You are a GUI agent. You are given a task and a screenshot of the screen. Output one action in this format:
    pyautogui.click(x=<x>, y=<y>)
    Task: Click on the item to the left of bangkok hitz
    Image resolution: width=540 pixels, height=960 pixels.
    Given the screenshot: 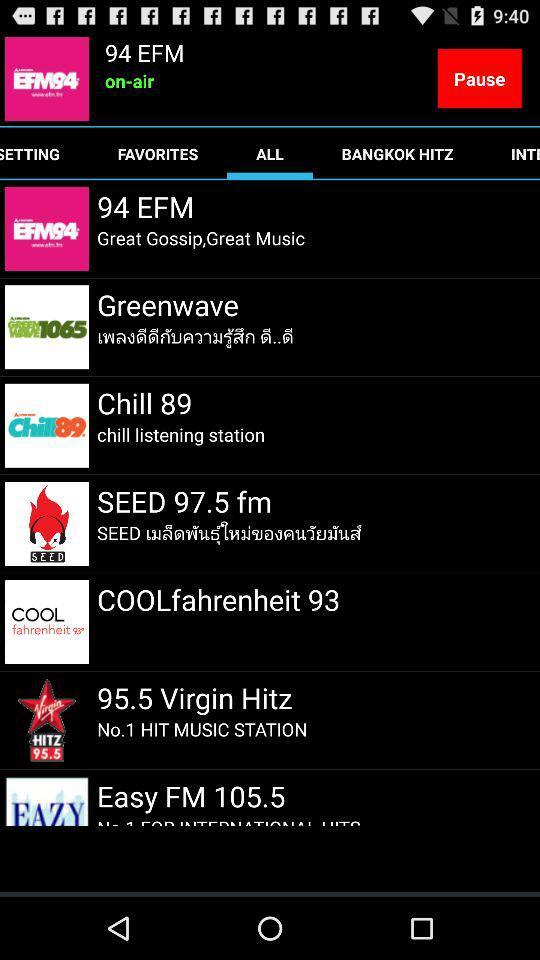 What is the action you would take?
    pyautogui.click(x=270, y=152)
    